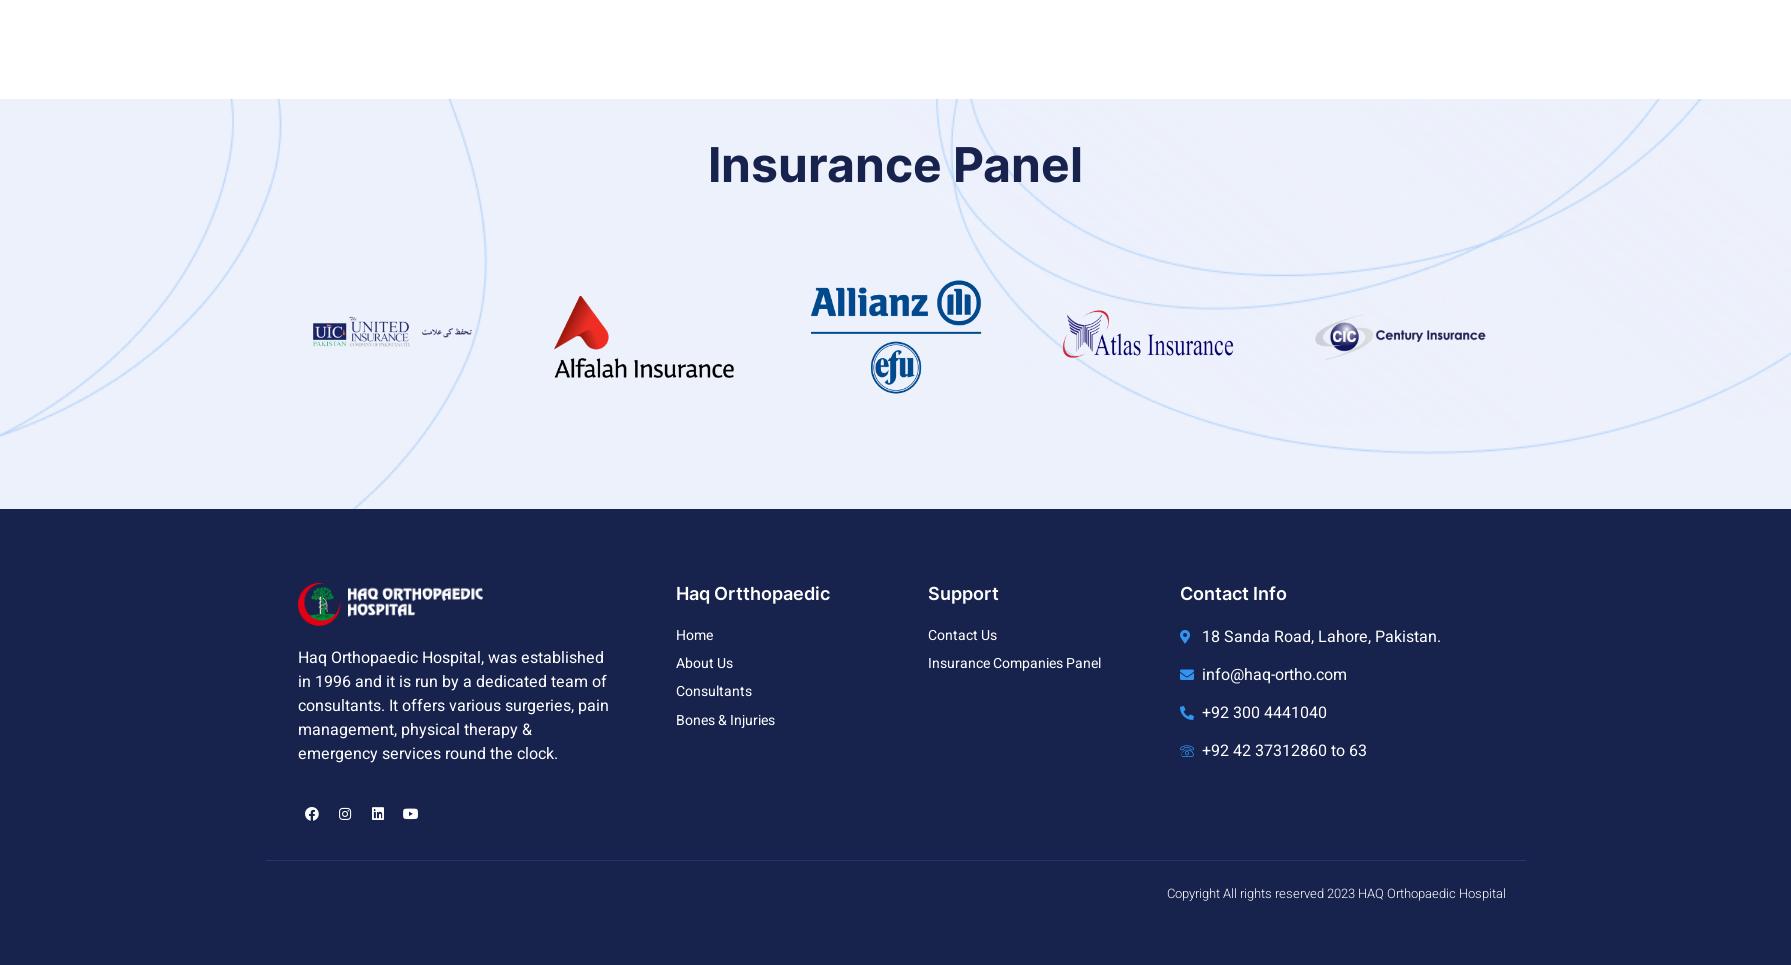 The height and width of the screenshot is (965, 1791). Describe the element at coordinates (1273, 672) in the screenshot. I see `'info@haq-ortho.com'` at that location.